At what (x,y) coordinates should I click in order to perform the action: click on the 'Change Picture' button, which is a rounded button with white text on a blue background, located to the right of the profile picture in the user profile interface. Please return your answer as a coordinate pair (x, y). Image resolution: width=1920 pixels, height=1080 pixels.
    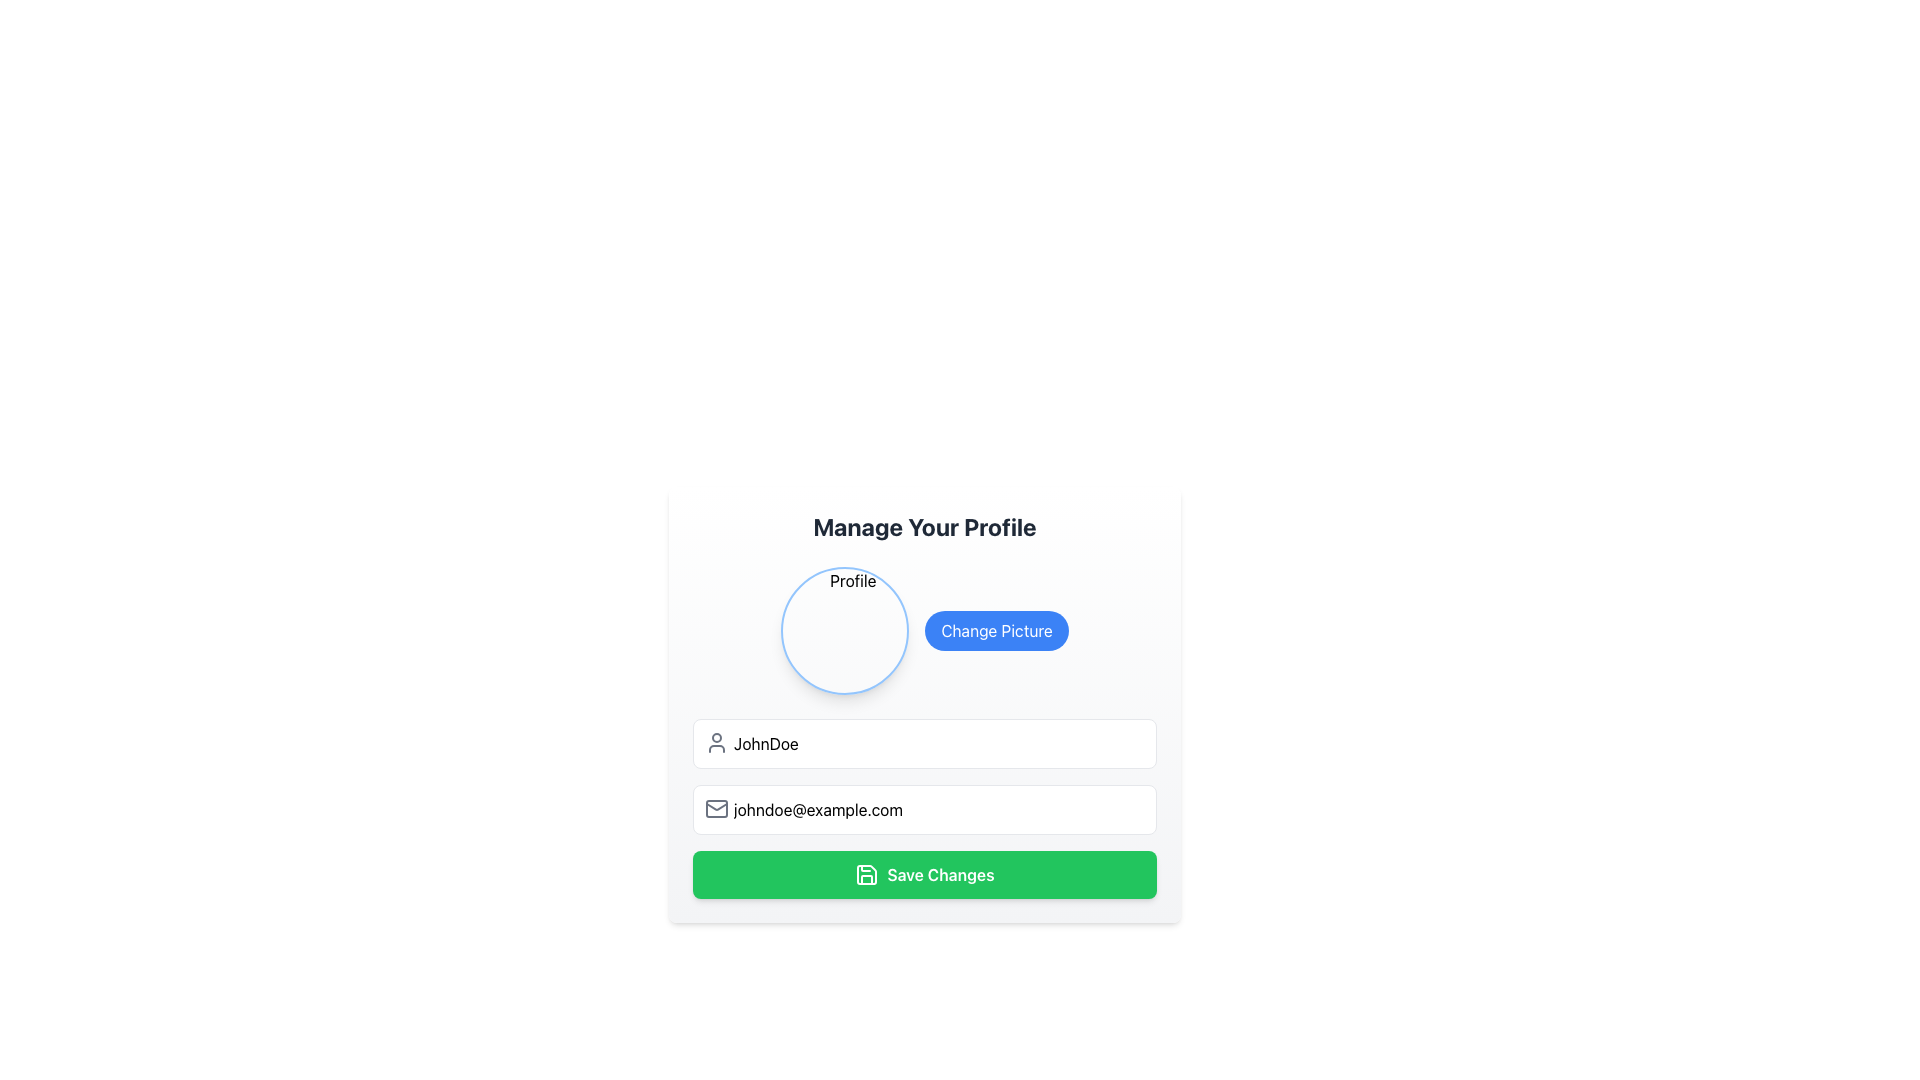
    Looking at the image, I should click on (997, 631).